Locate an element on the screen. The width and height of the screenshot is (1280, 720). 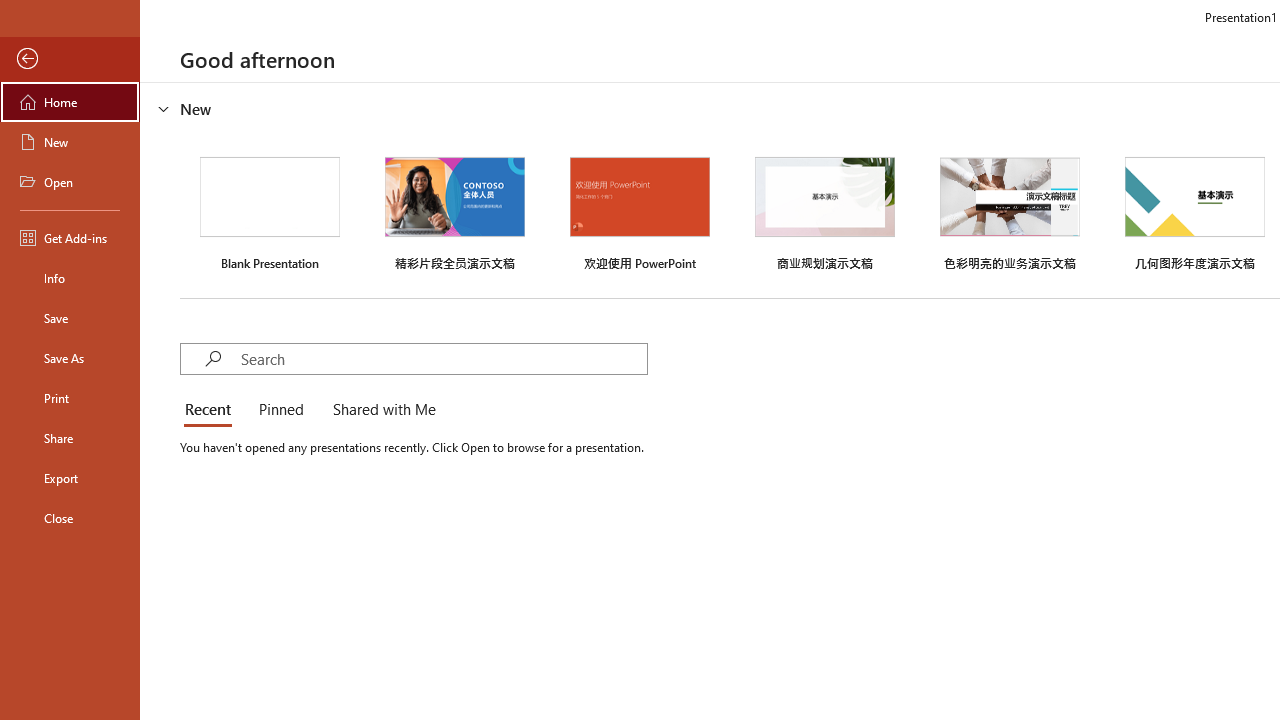
'Export' is located at coordinates (69, 478).